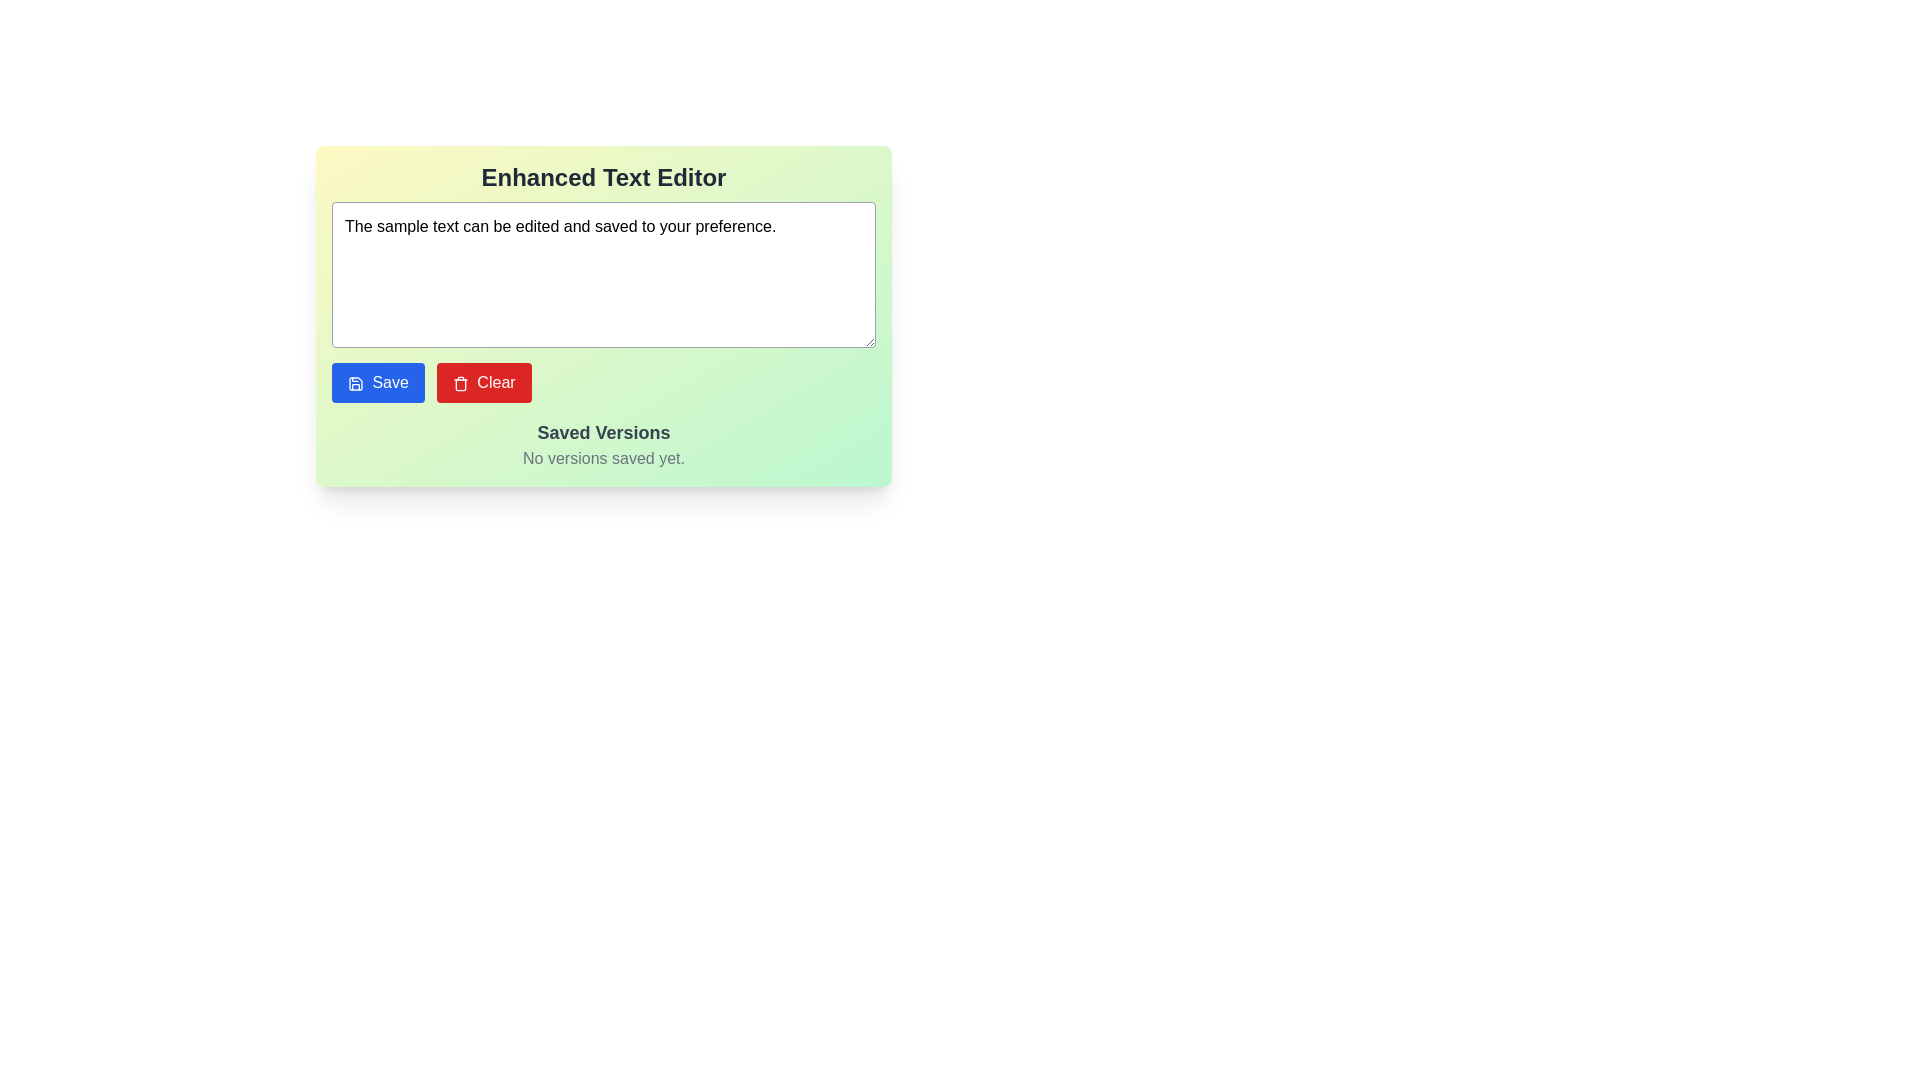  Describe the element at coordinates (603, 459) in the screenshot. I see `the text label displaying 'No versions saved yet.' which is located below the 'Saved Versions' header in the green background area` at that location.